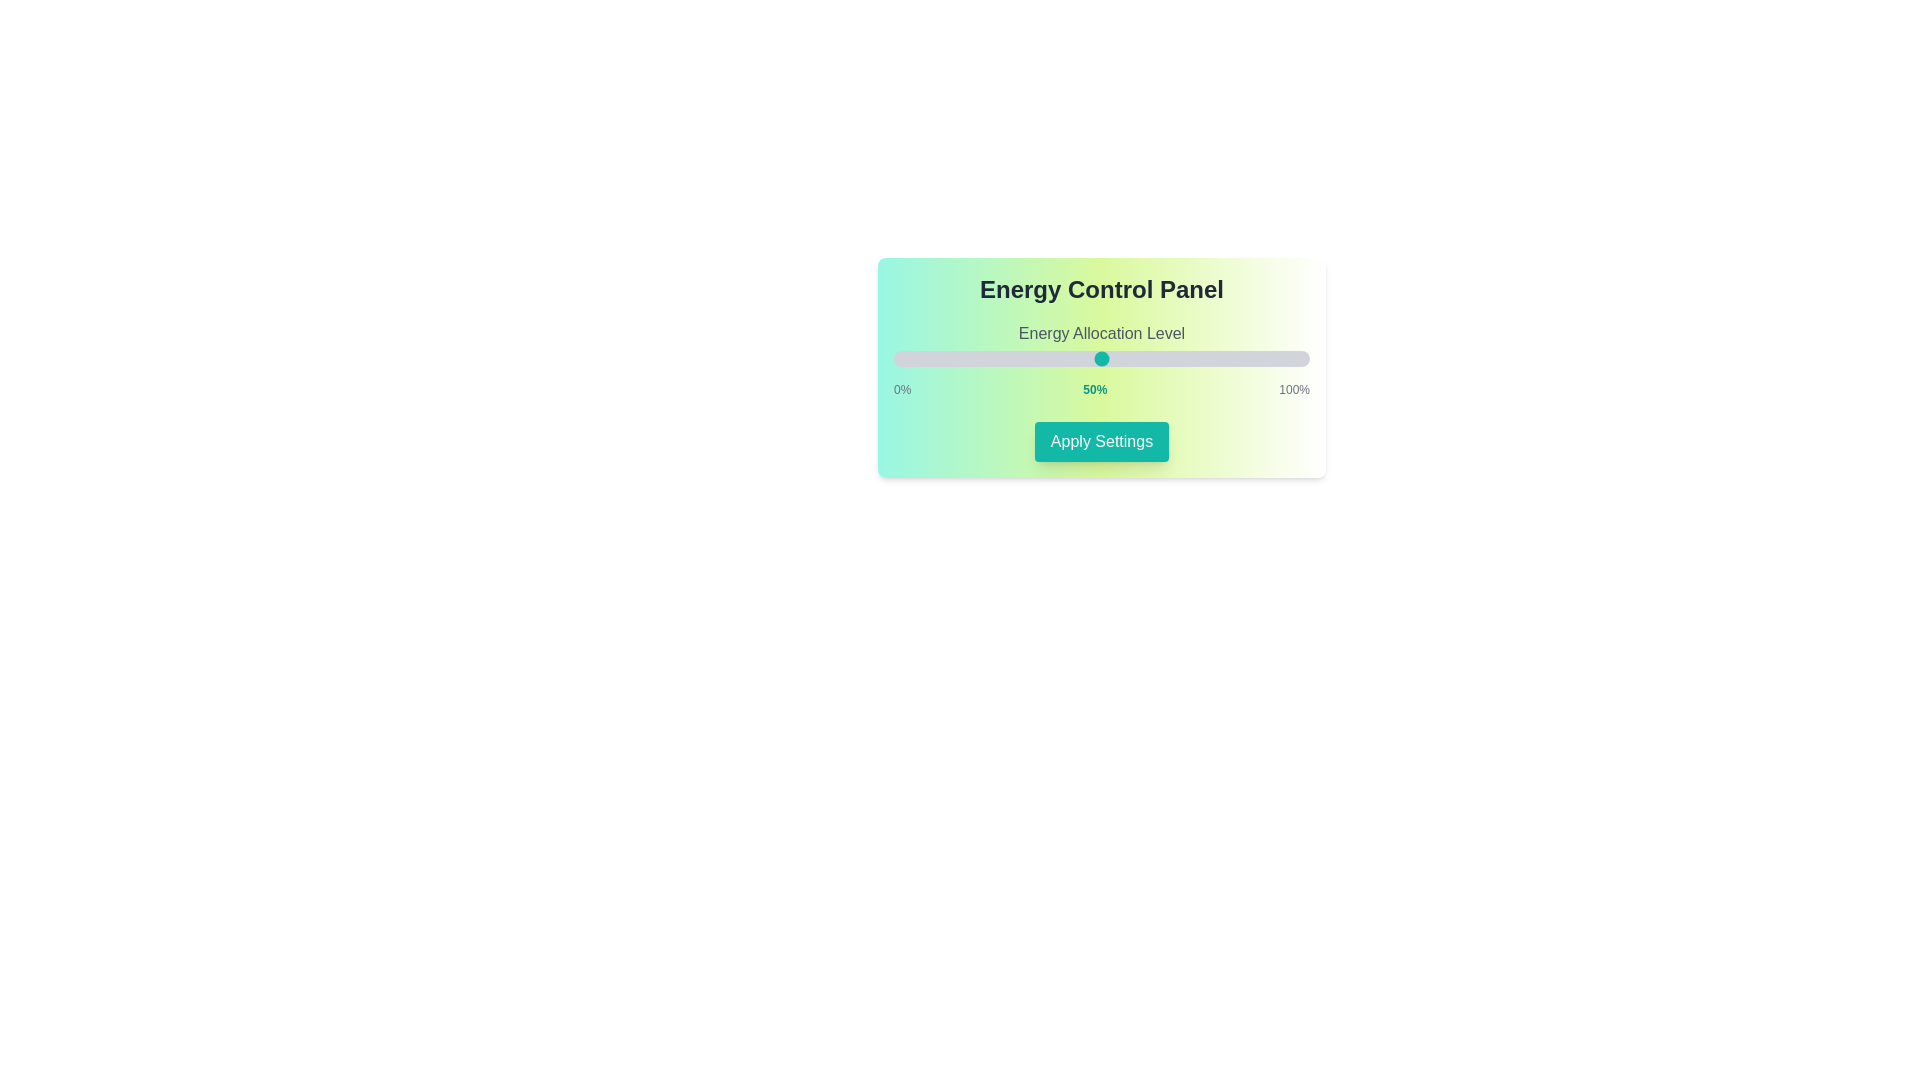  Describe the element at coordinates (1117, 357) in the screenshot. I see `the energy level to 54% by moving the slider` at that location.